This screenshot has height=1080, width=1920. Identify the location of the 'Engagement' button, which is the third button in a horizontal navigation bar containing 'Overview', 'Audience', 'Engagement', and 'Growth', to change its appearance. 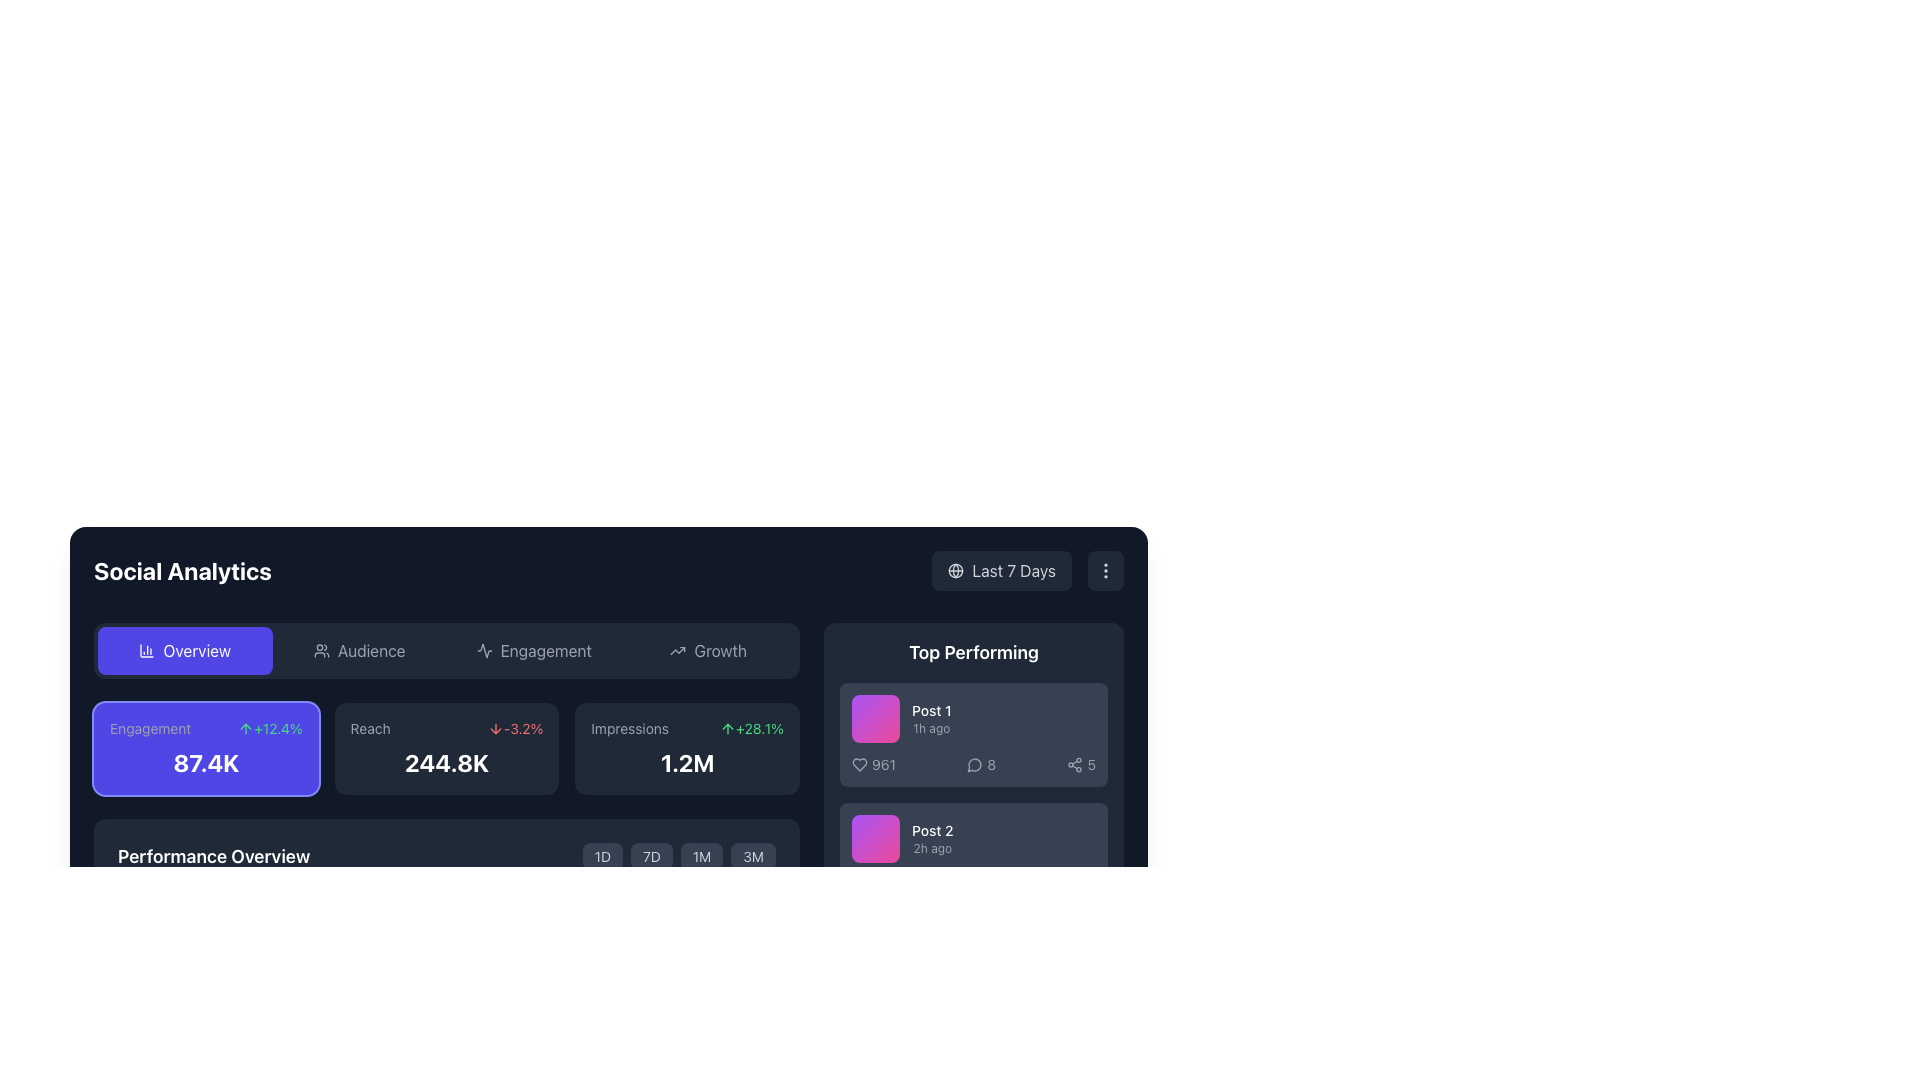
(534, 651).